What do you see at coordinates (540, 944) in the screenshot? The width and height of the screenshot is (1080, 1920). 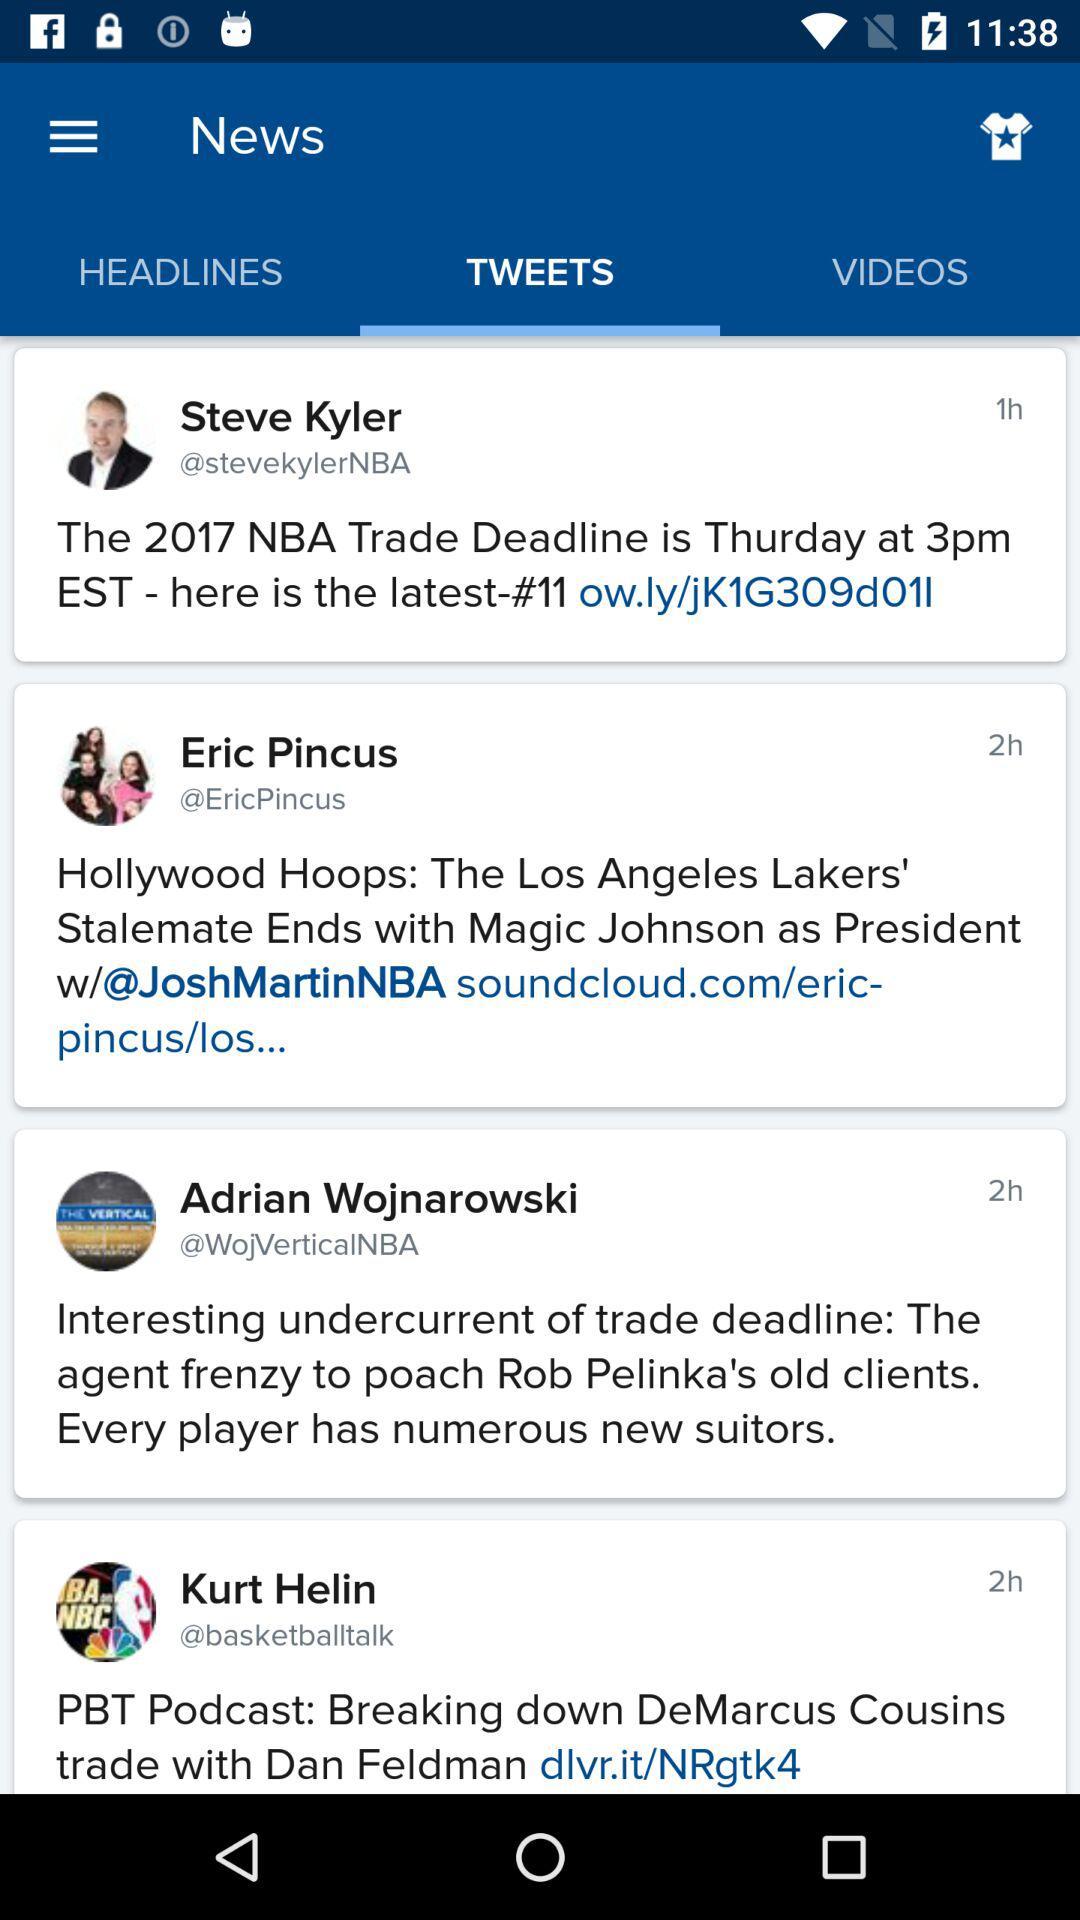 I see `the hollywood hoops the` at bounding box center [540, 944].